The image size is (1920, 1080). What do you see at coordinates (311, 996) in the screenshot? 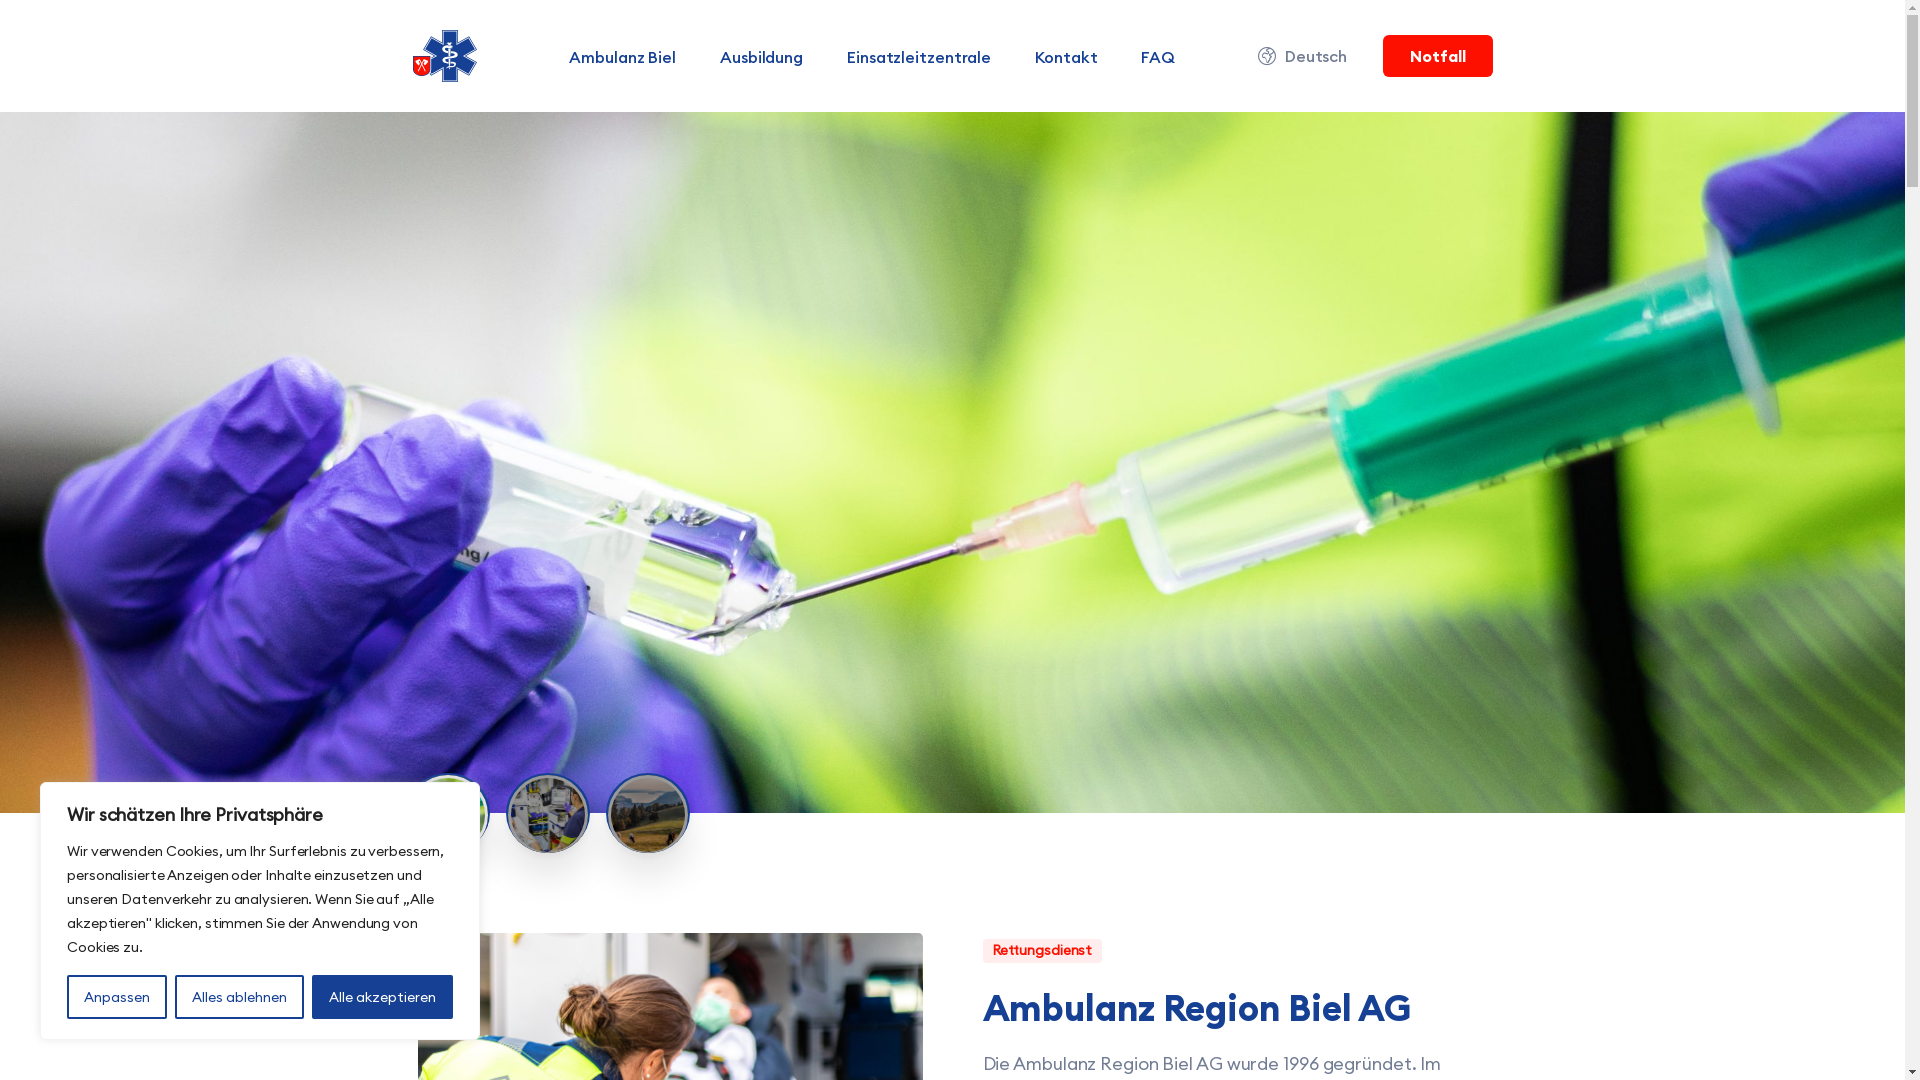
I see `'Alle akzeptieren'` at bounding box center [311, 996].